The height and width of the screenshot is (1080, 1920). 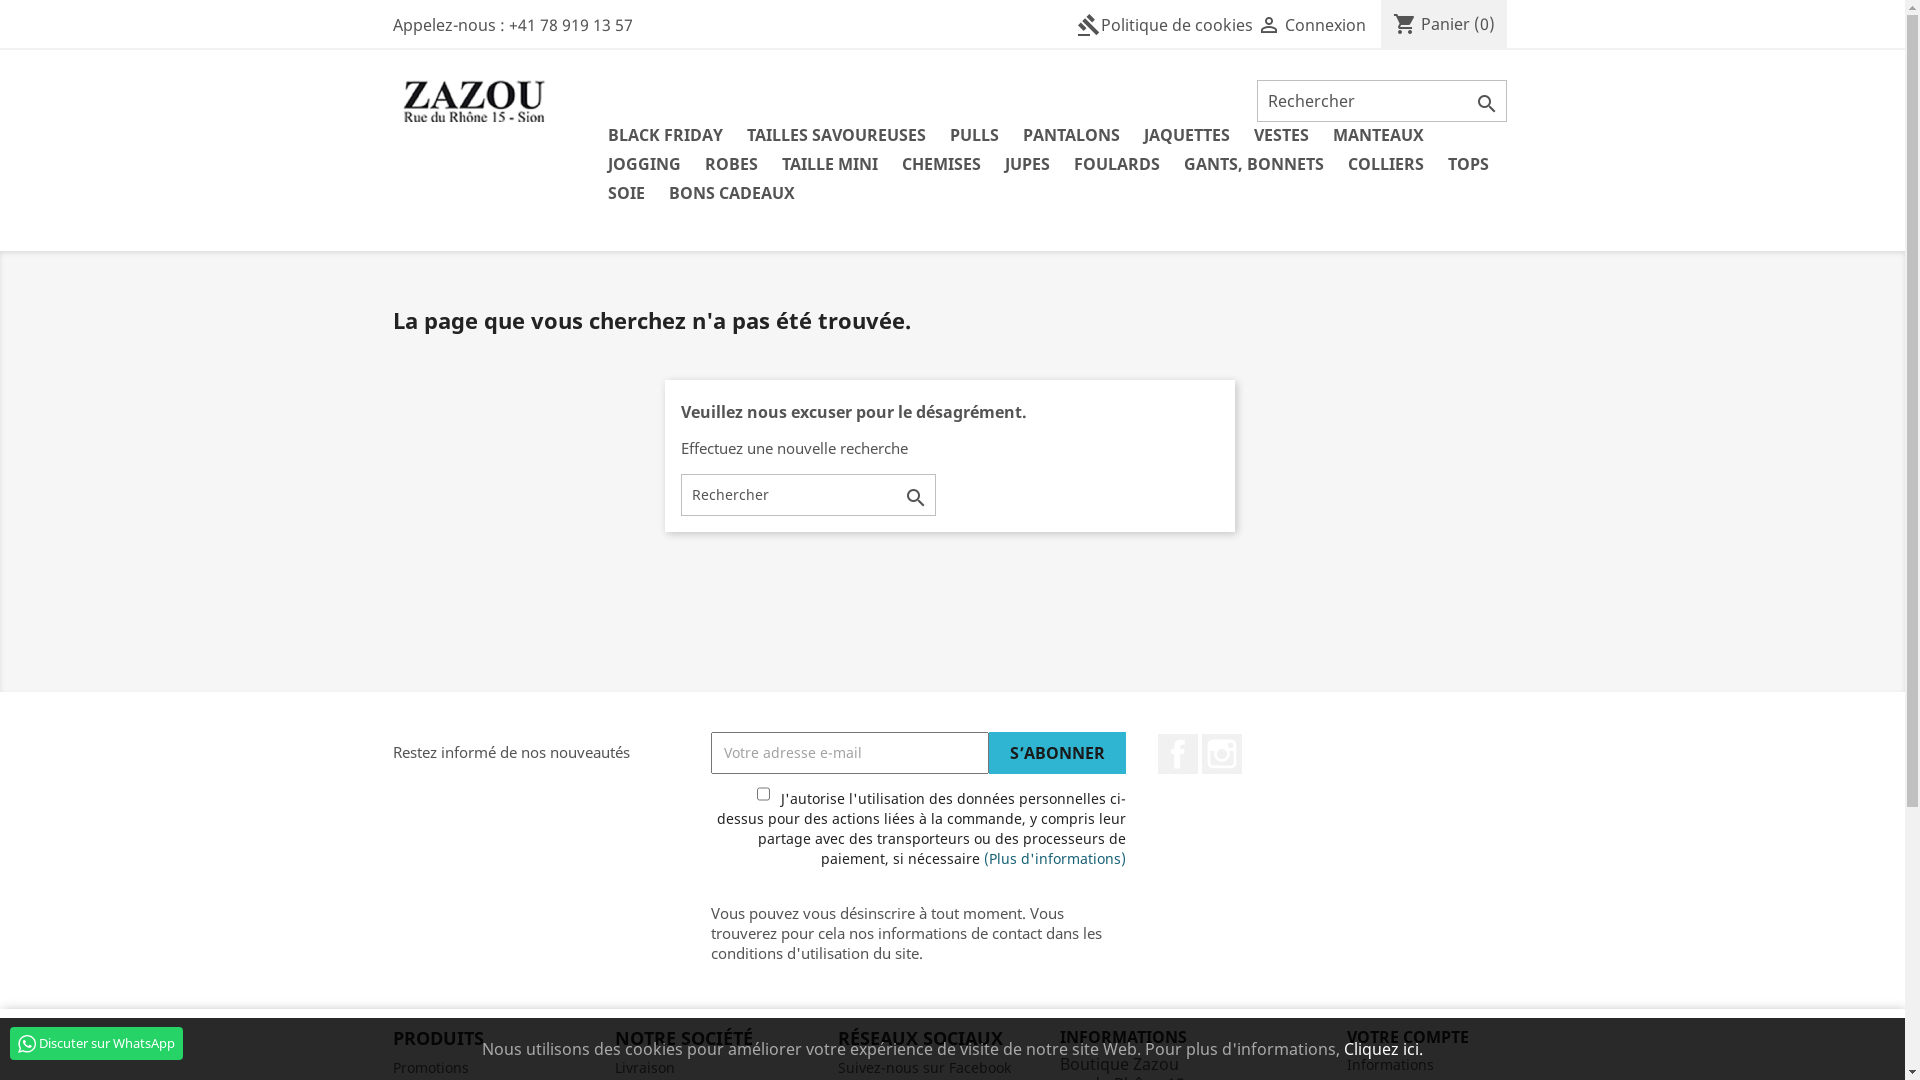 I want to click on 'JOGGING', so click(x=644, y=164).